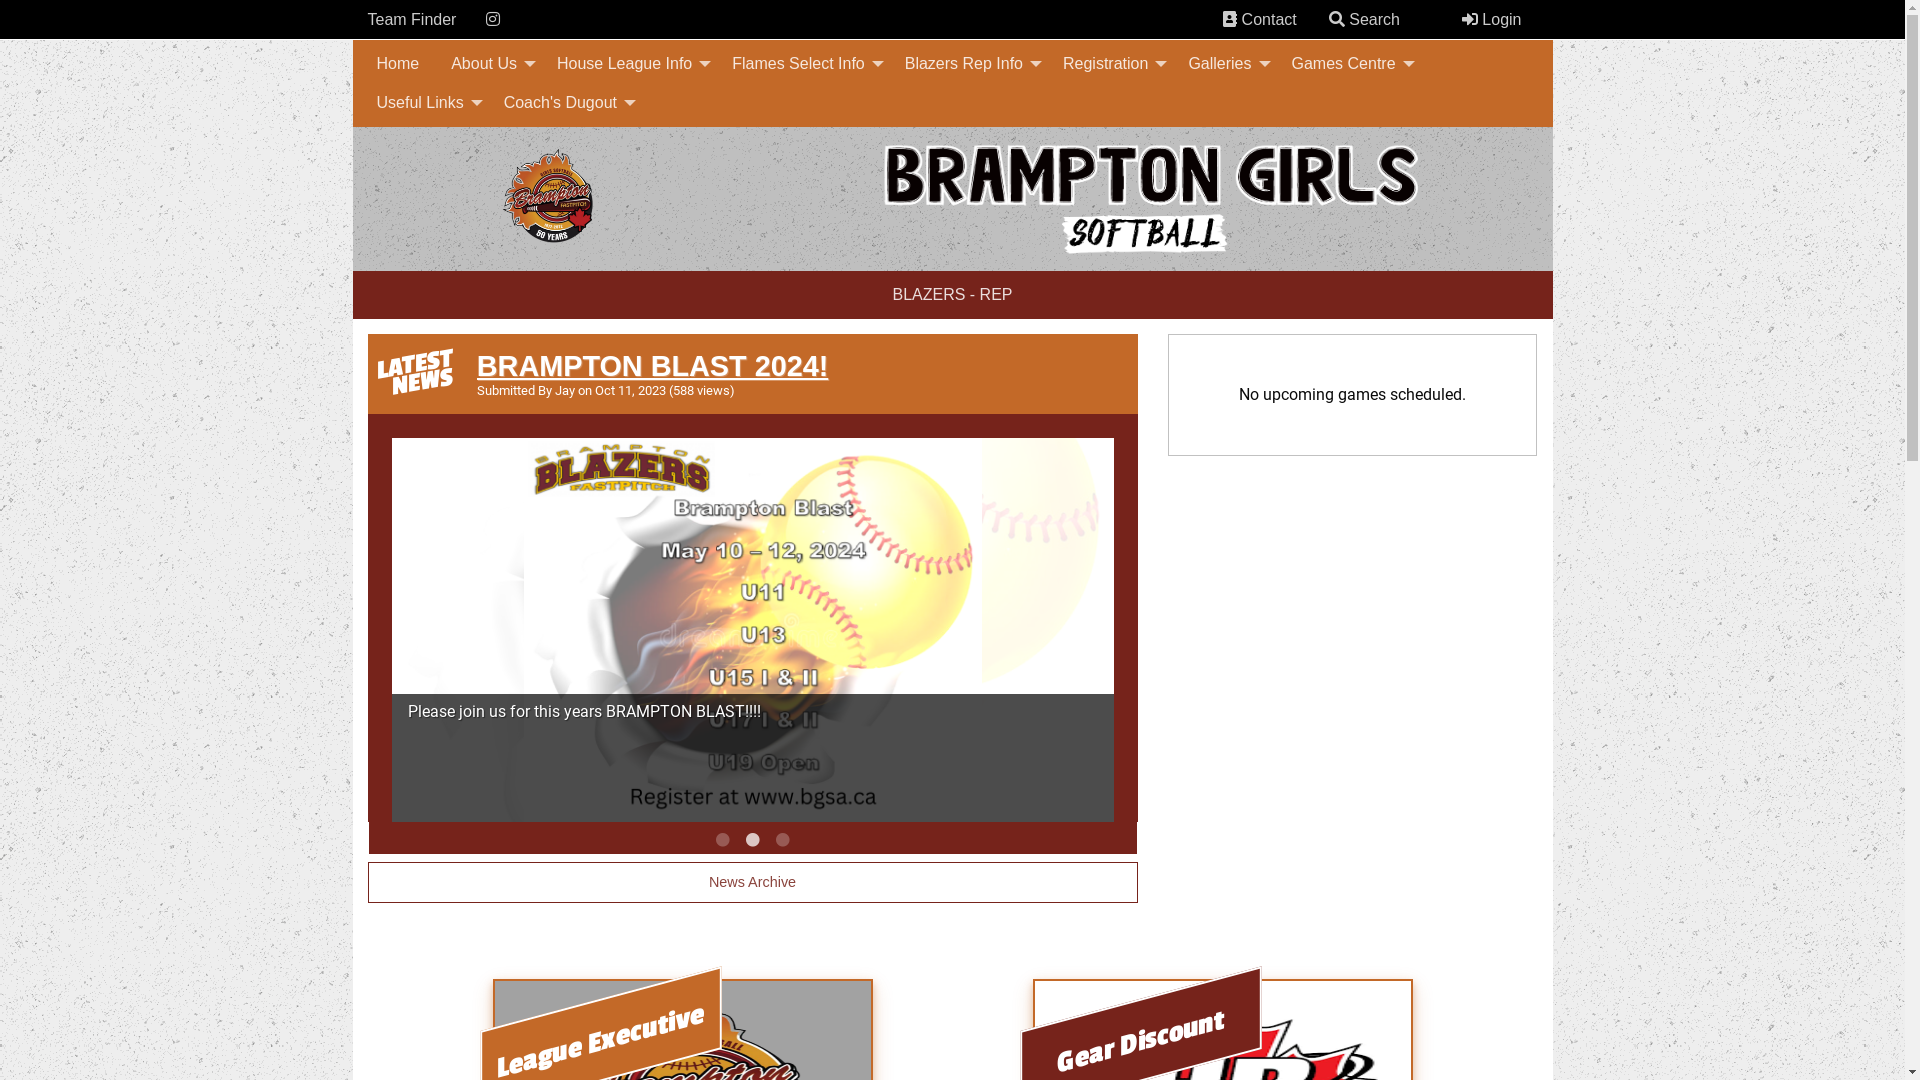 This screenshot has width=1920, height=1080. I want to click on 'Home', so click(397, 63).